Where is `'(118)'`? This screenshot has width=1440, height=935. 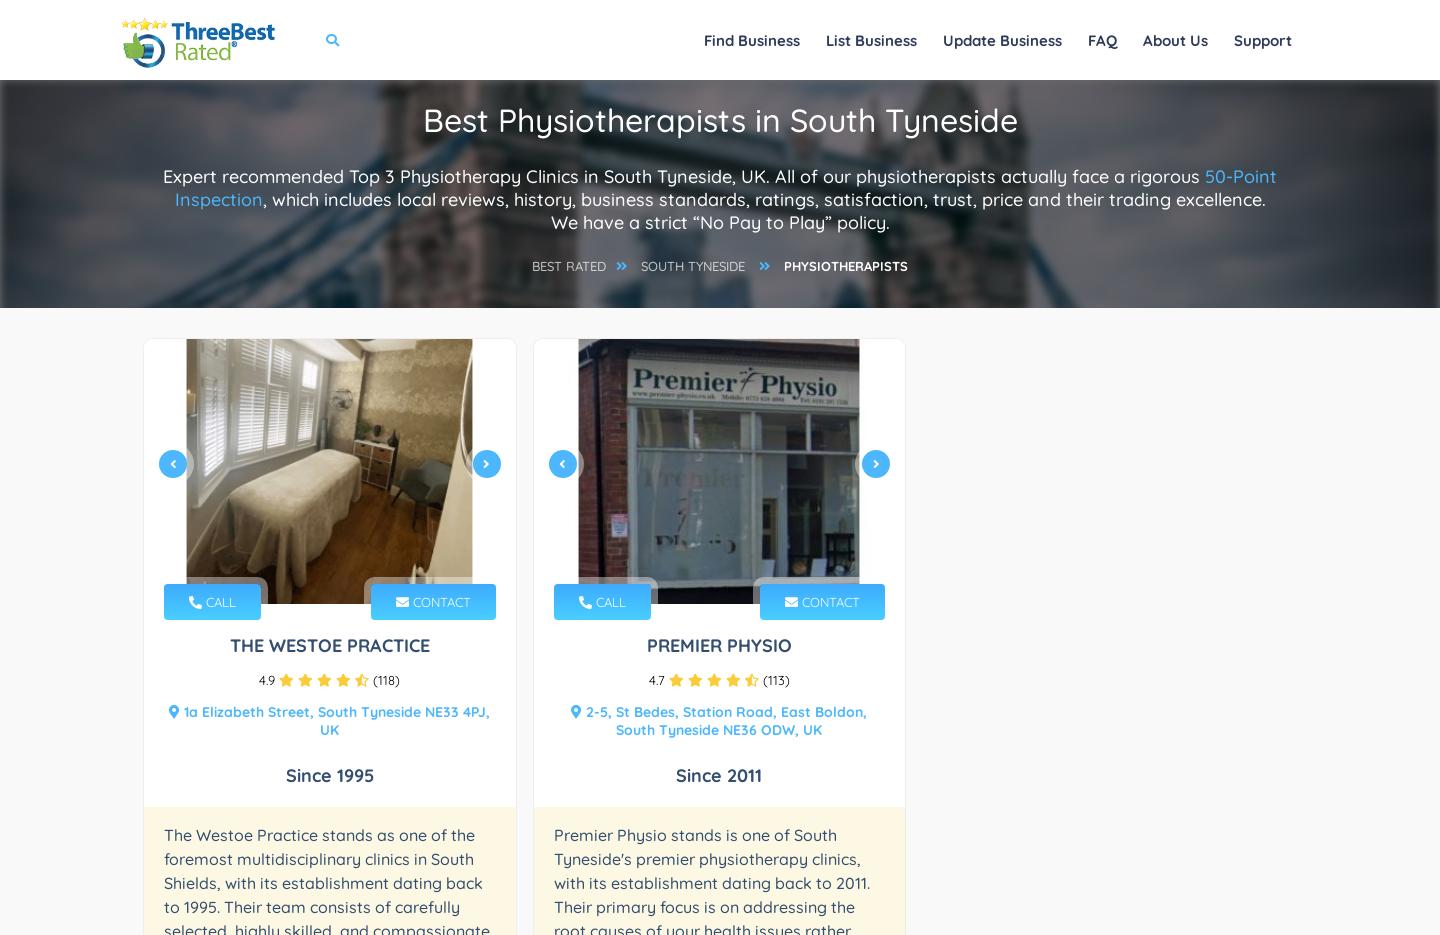
'(118)' is located at coordinates (383, 680).